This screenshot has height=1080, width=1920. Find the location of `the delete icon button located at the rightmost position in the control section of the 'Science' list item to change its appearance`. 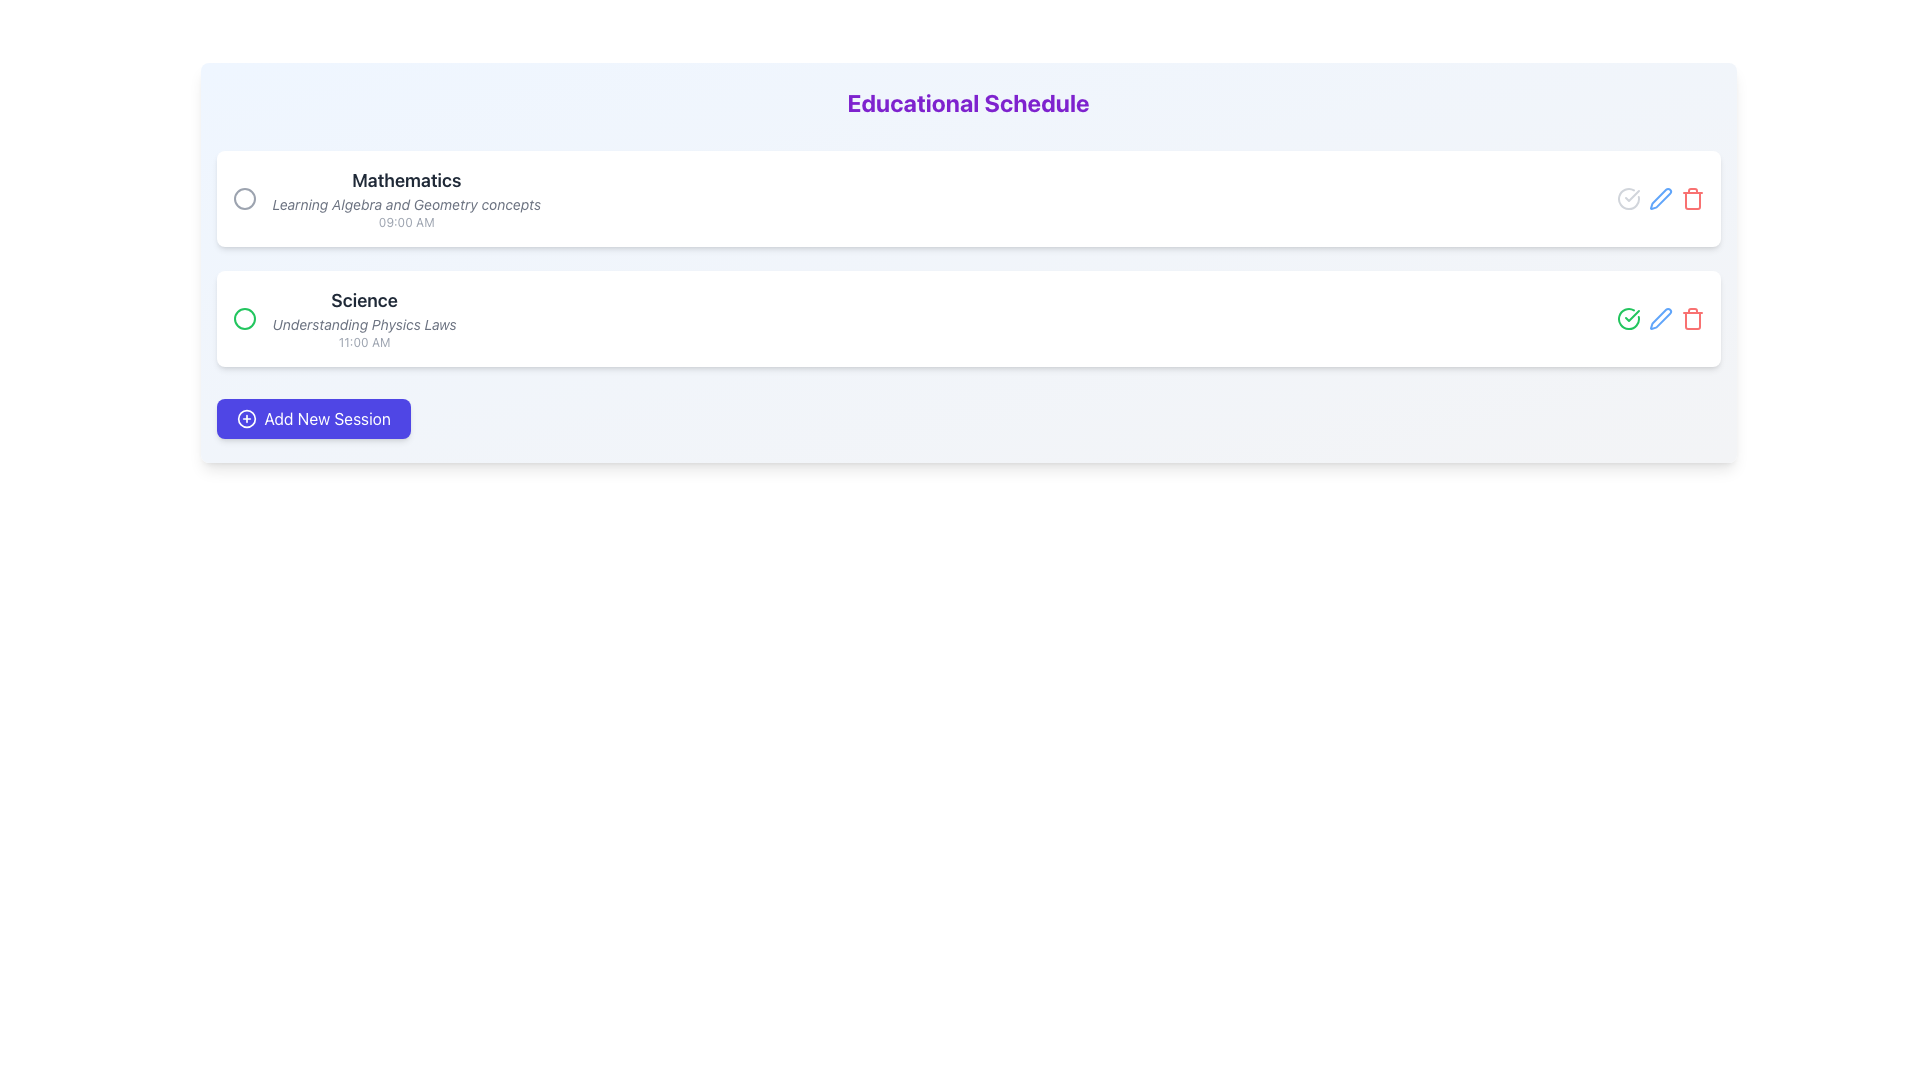

the delete icon button located at the rightmost position in the control section of the 'Science' list item to change its appearance is located at coordinates (1691, 319).